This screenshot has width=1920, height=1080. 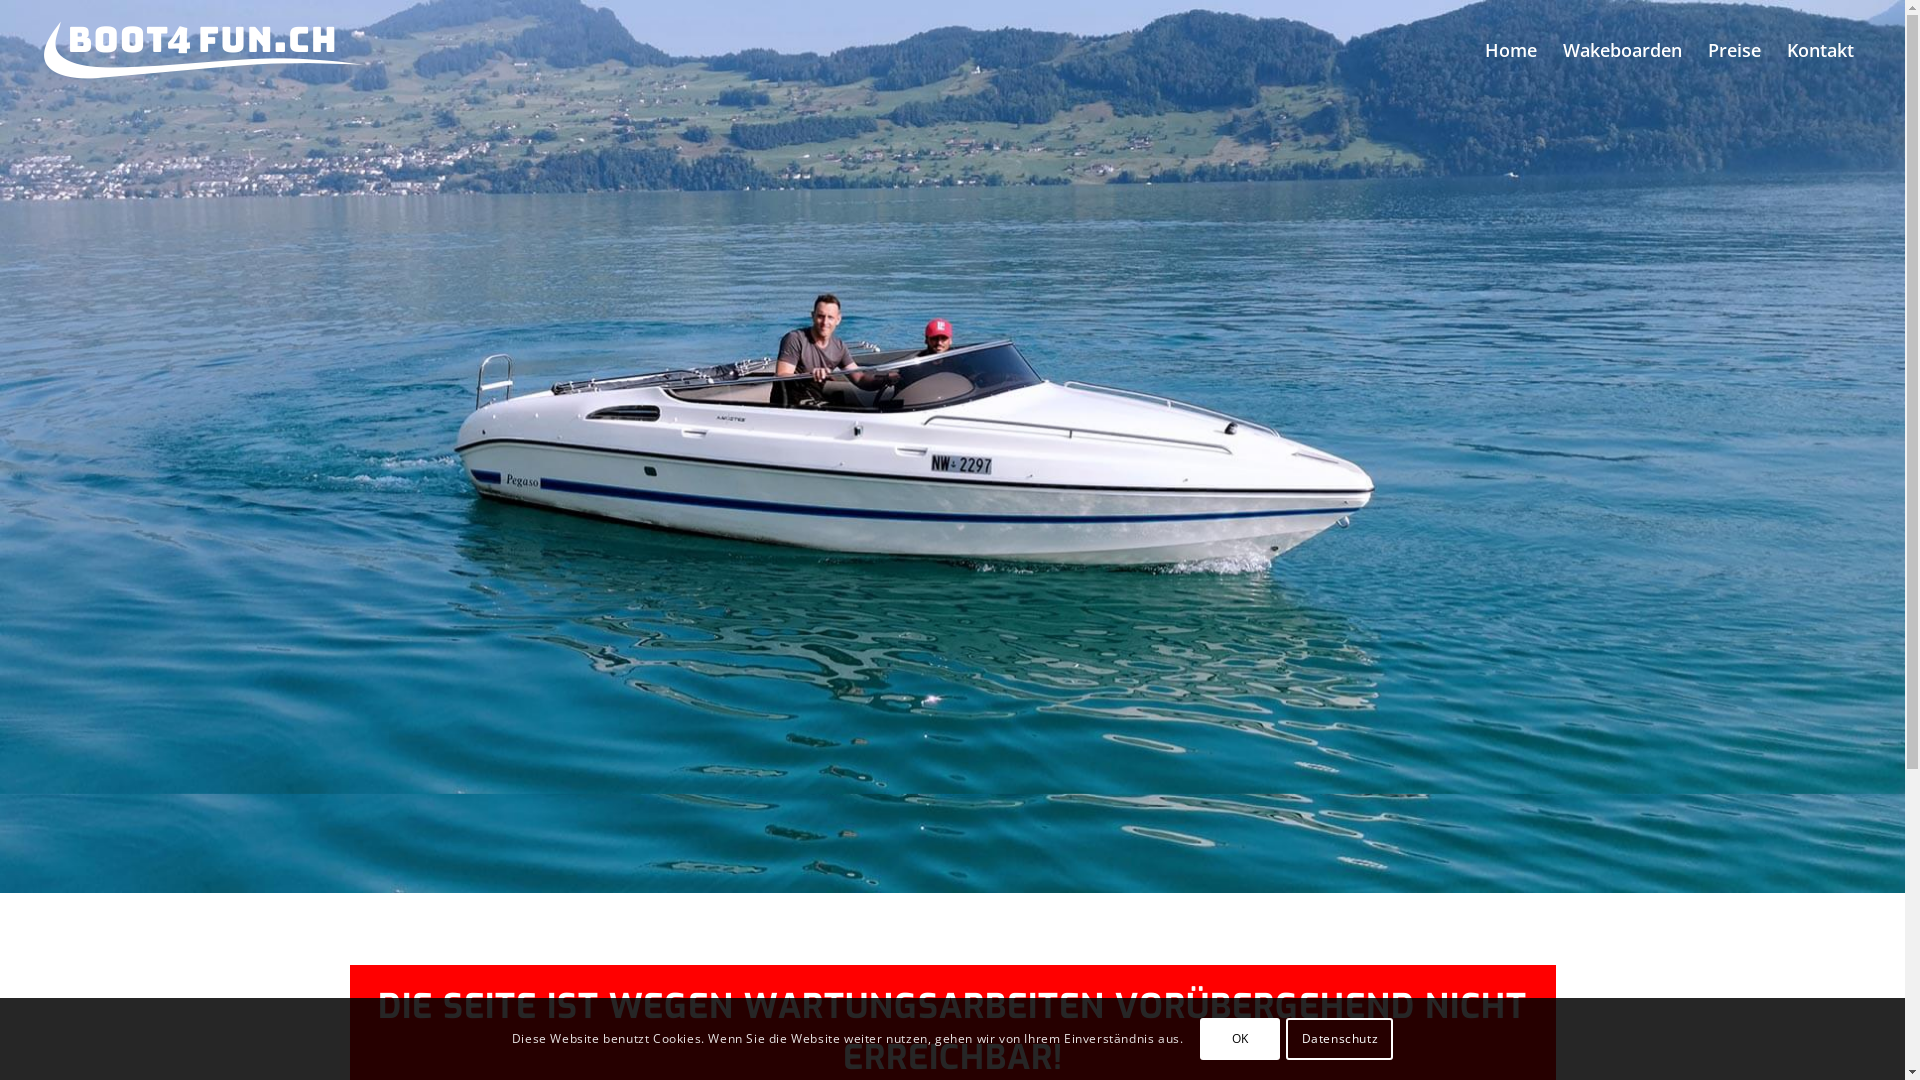 What do you see at coordinates (1511, 49) in the screenshot?
I see `'Home'` at bounding box center [1511, 49].